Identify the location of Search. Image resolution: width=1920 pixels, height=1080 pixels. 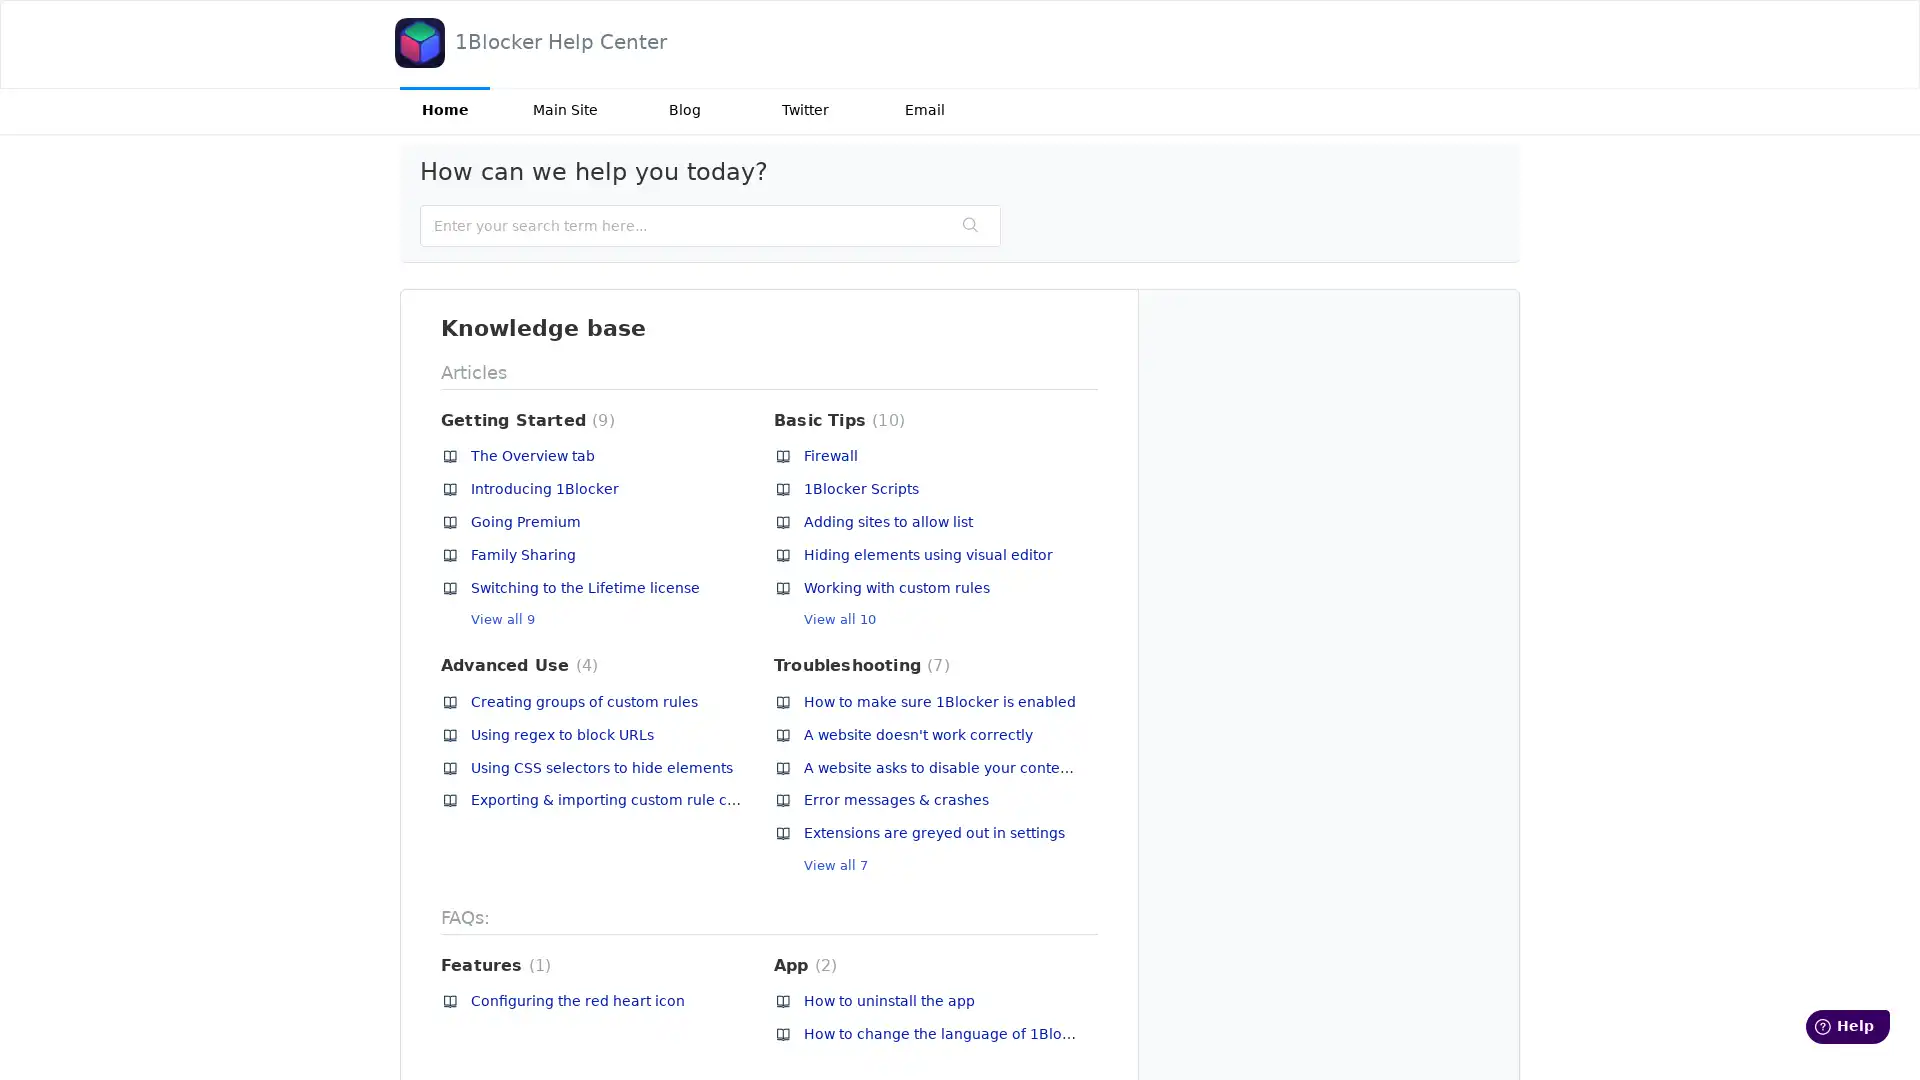
(969, 225).